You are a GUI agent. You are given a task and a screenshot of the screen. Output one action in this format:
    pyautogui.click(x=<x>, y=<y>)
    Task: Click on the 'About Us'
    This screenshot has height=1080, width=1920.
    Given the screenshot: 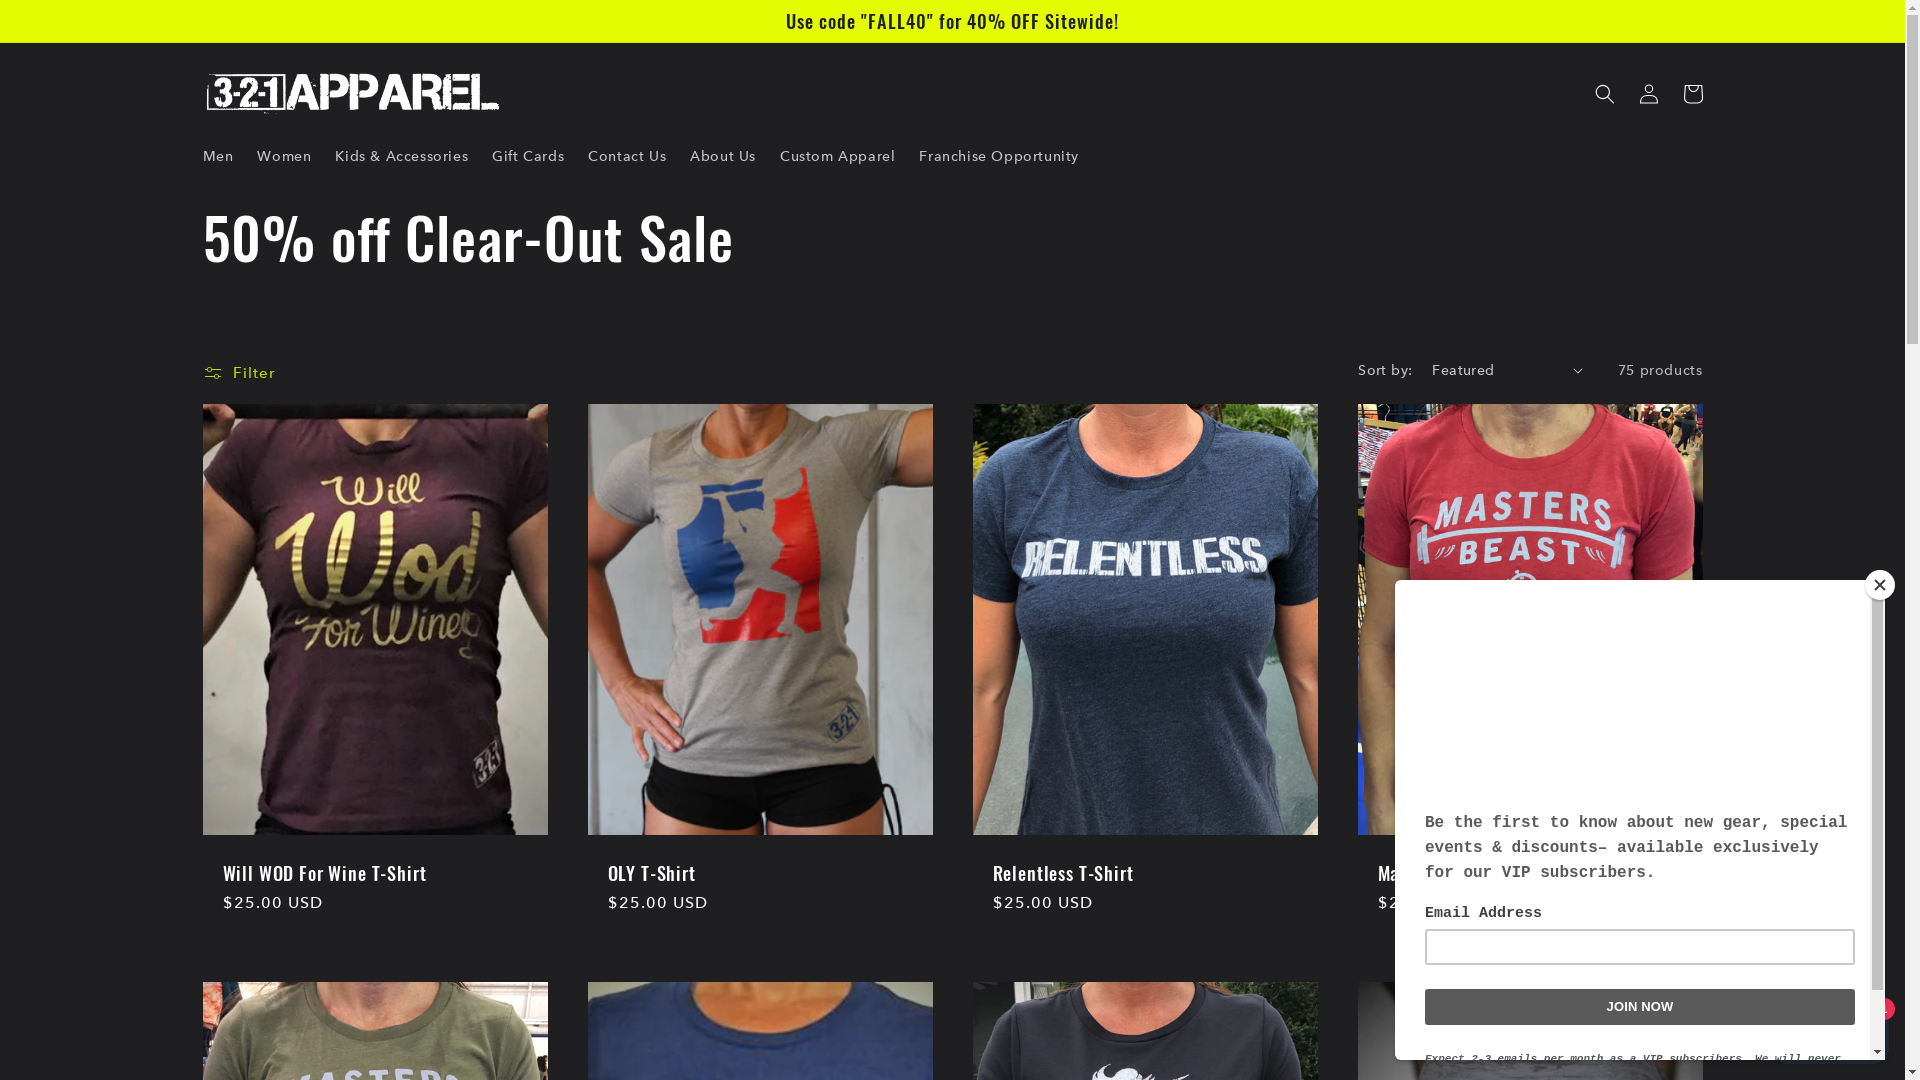 What is the action you would take?
    pyautogui.click(x=677, y=154)
    